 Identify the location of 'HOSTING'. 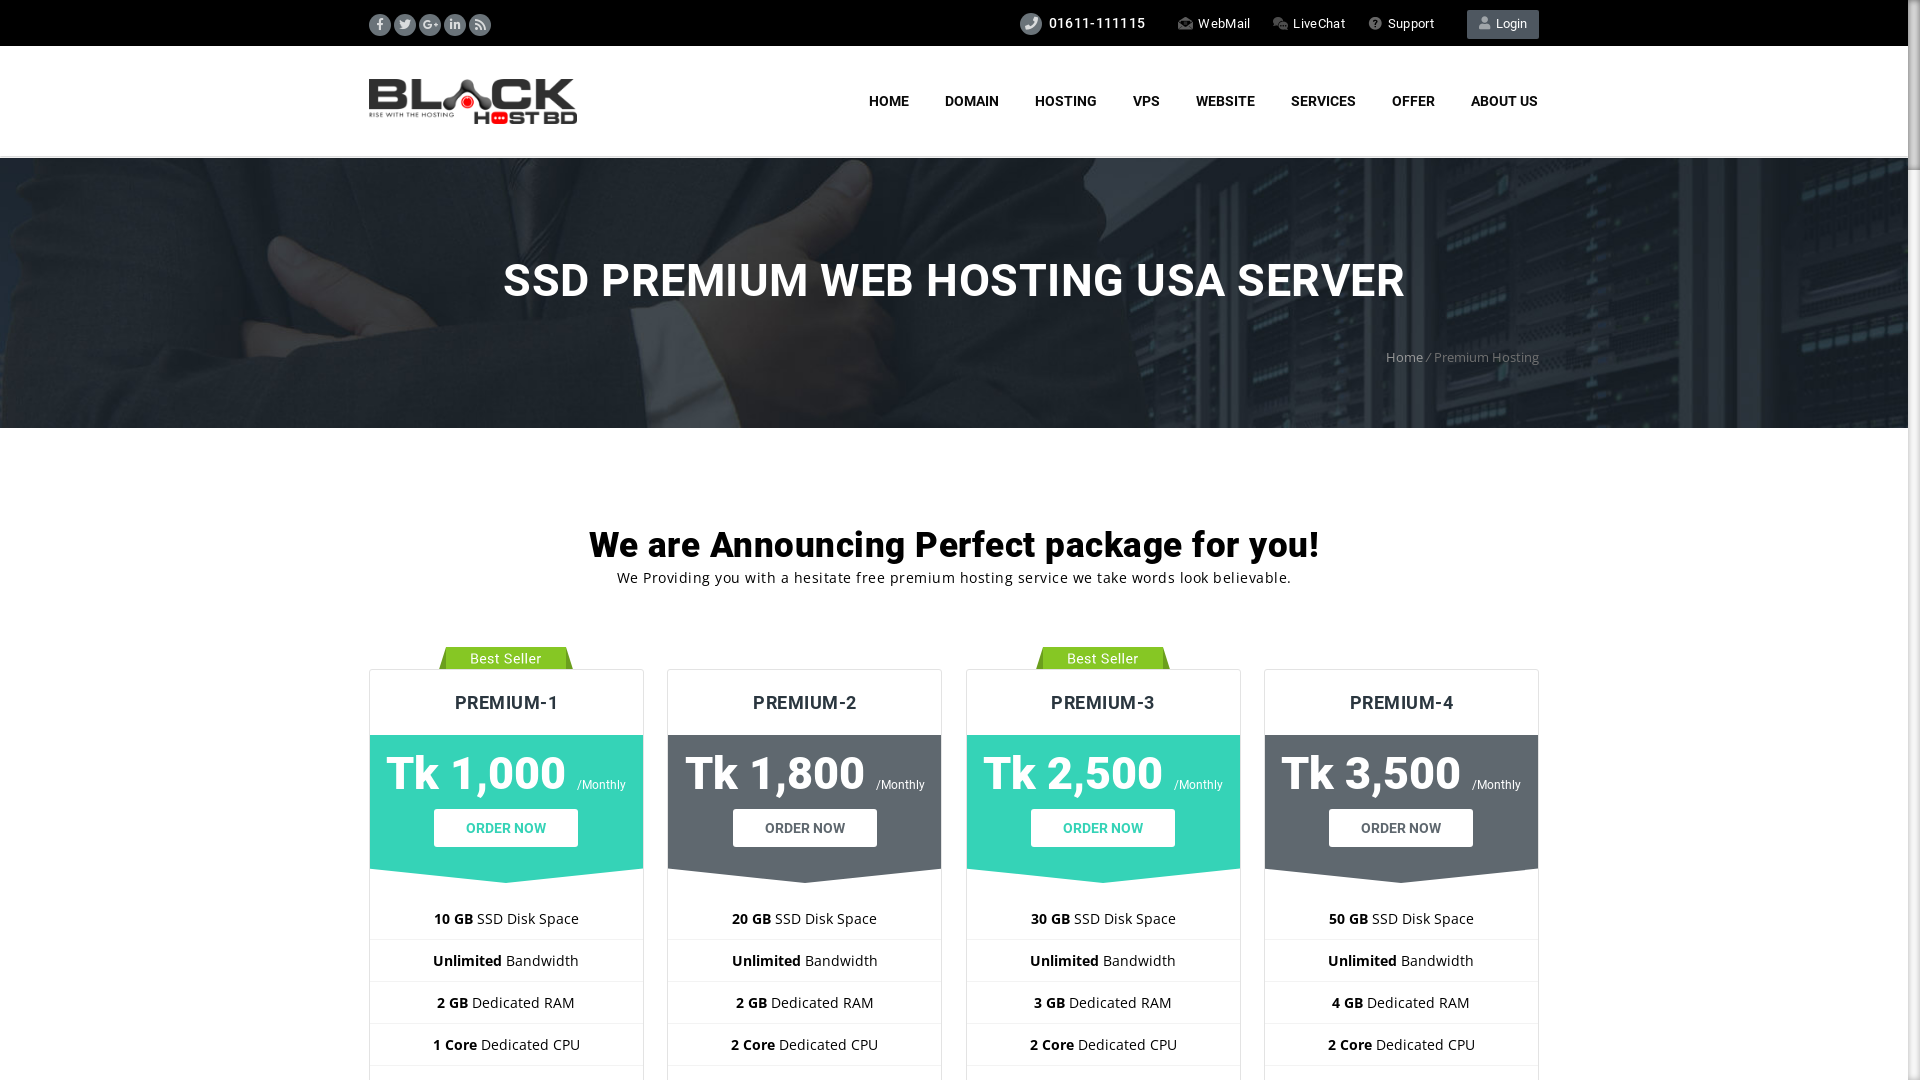
(1064, 101).